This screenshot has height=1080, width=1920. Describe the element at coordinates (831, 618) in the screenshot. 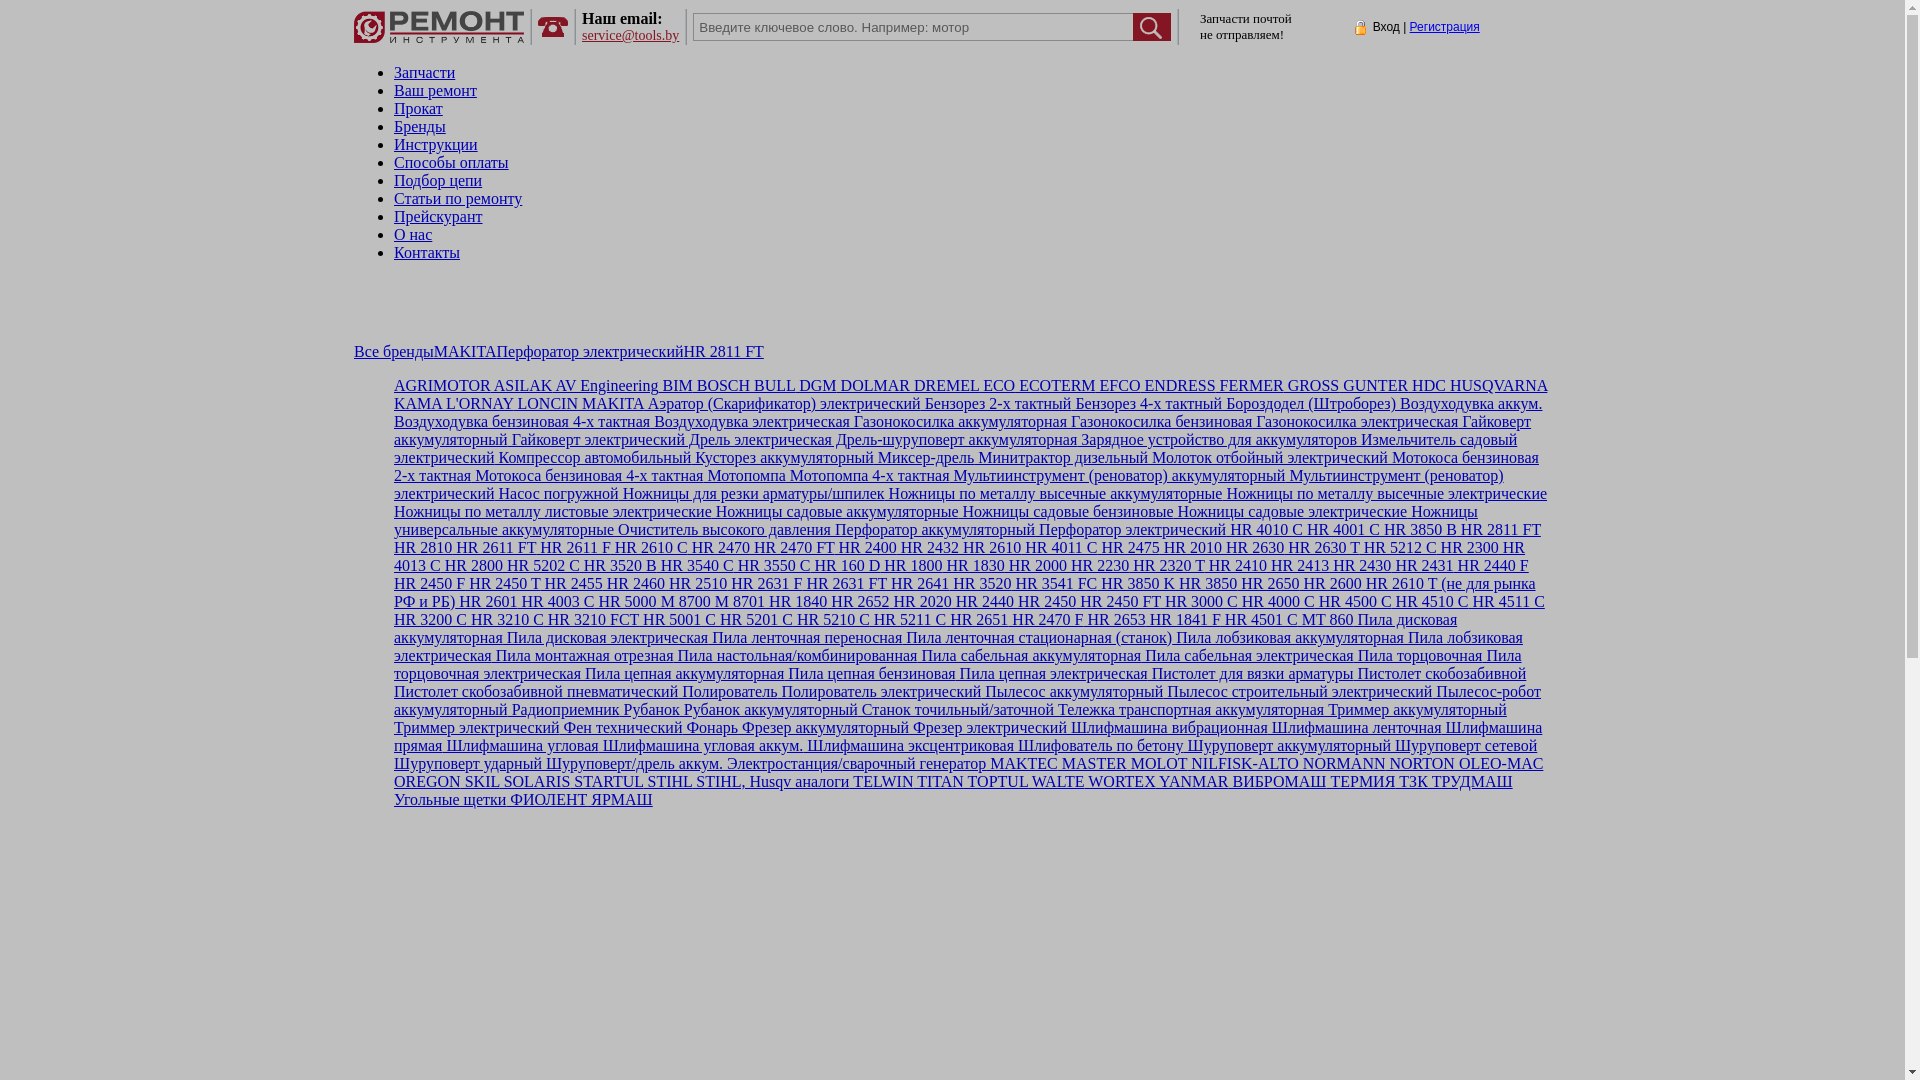

I see `'HR 5210 C'` at that location.